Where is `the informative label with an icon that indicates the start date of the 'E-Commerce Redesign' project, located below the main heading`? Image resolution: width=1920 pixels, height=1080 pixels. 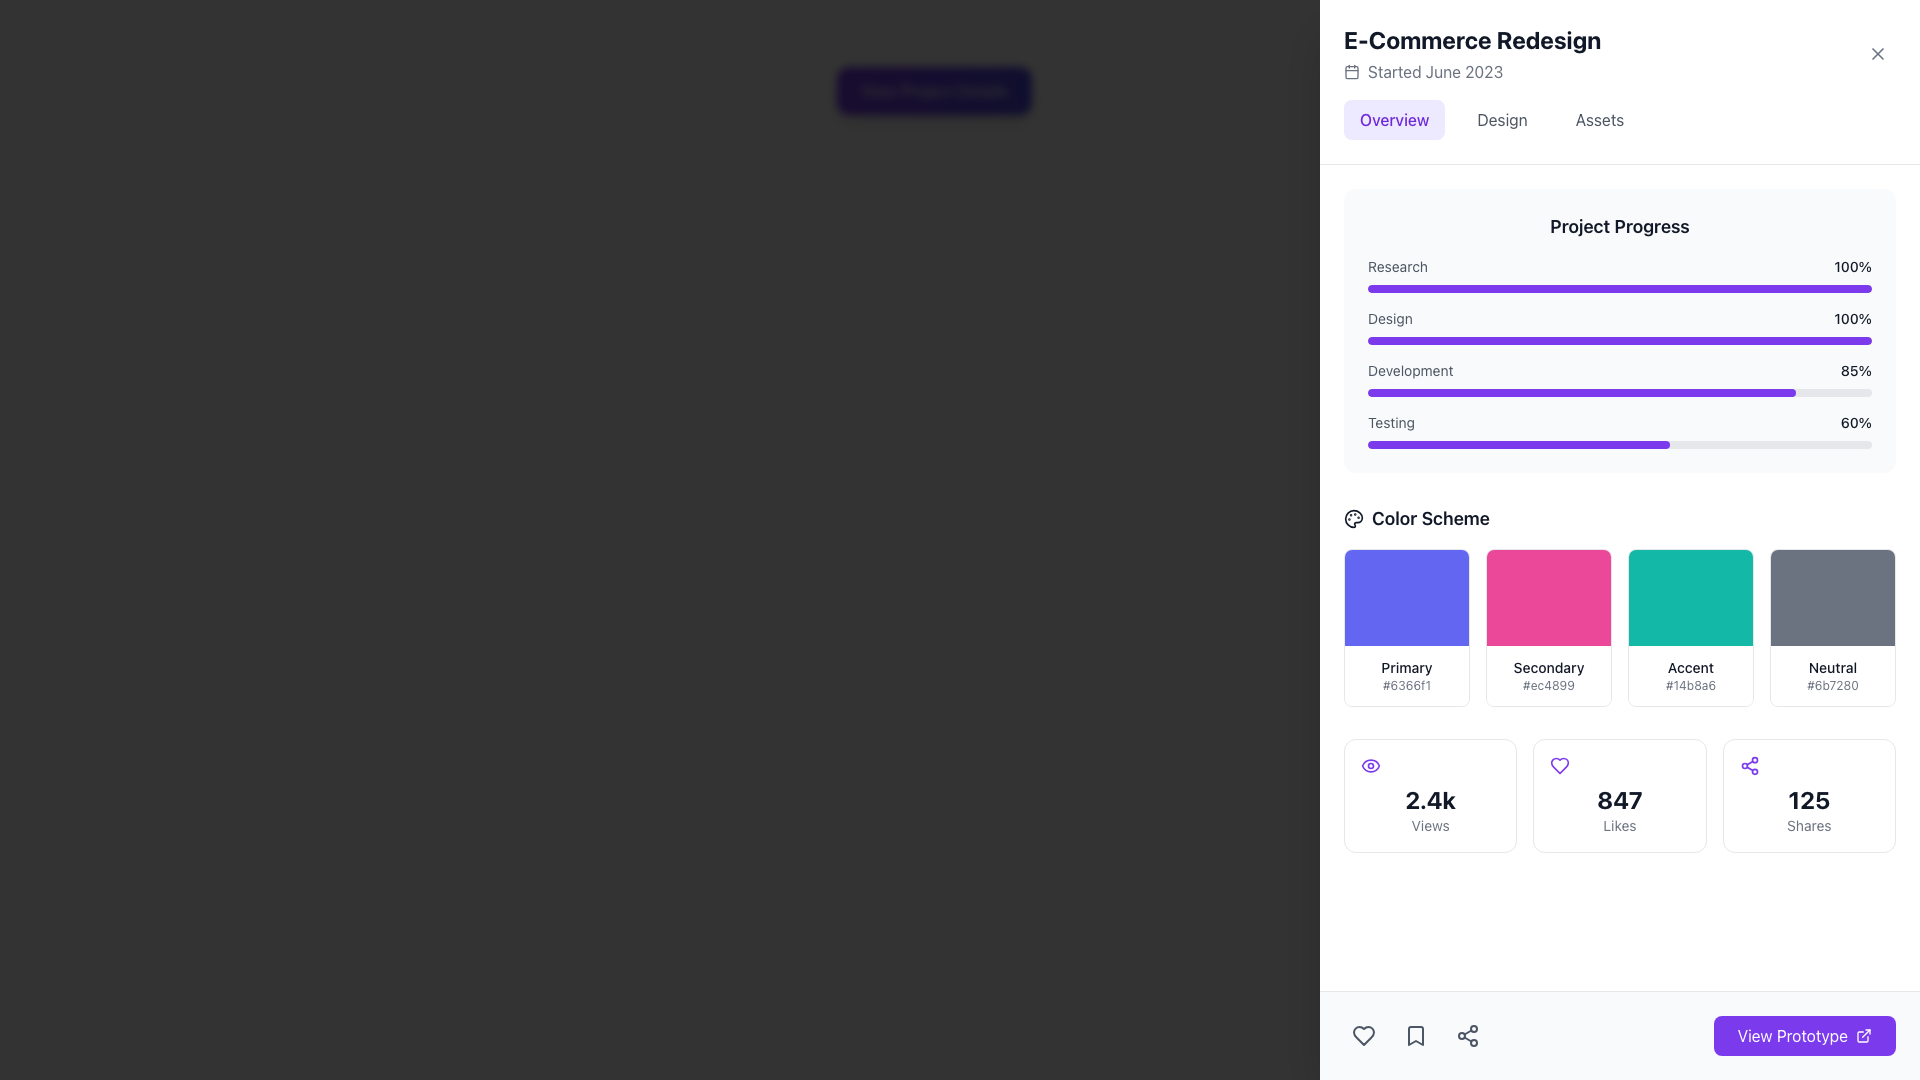 the informative label with an icon that indicates the start date of the 'E-Commerce Redesign' project, located below the main heading is located at coordinates (1472, 71).